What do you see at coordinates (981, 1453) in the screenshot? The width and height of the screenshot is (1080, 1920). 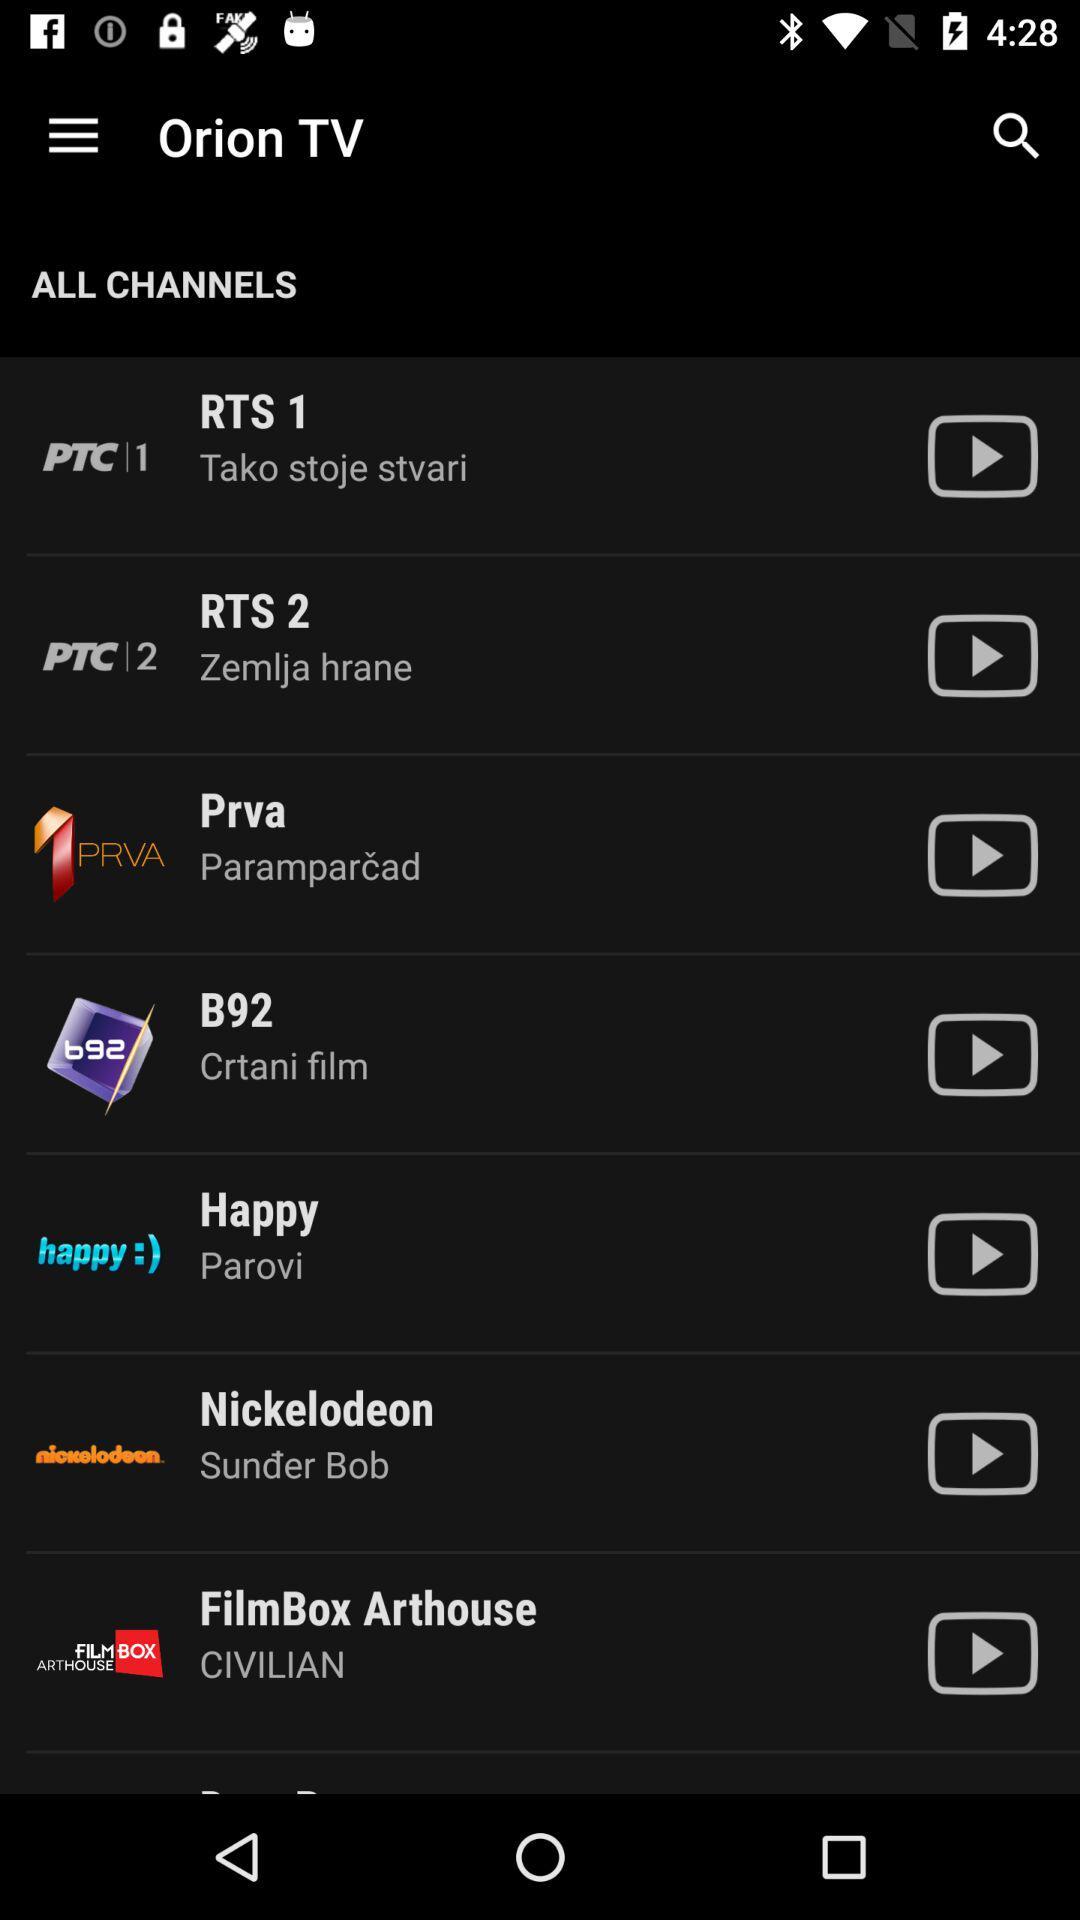 I see `play` at bounding box center [981, 1453].